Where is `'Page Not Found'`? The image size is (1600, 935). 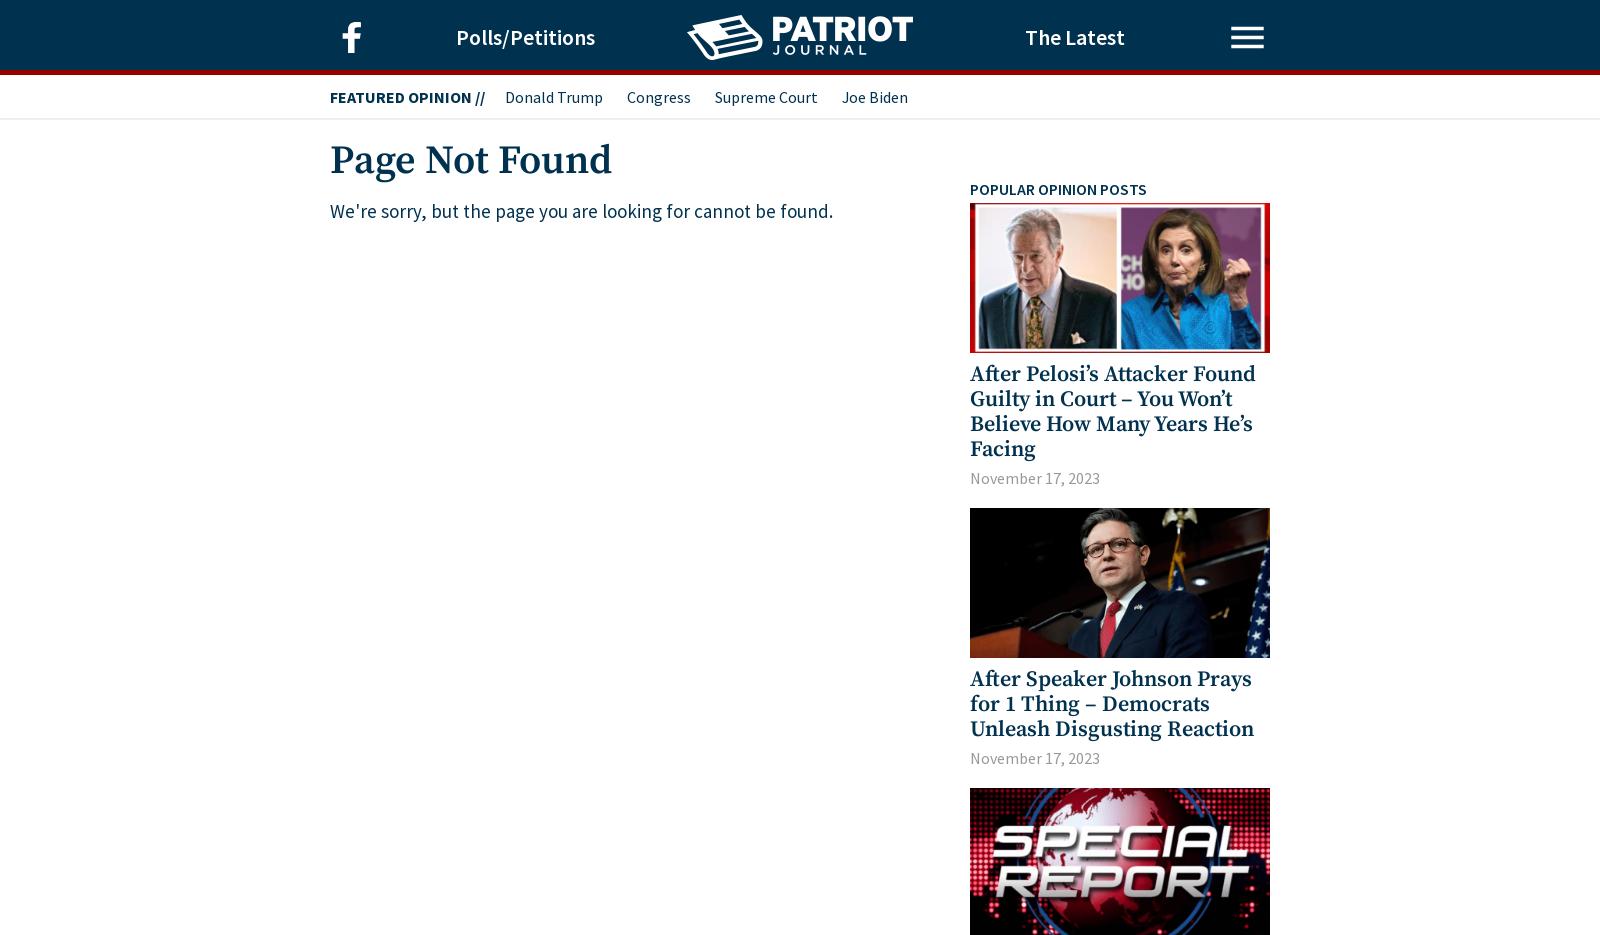
'Page Not Found' is located at coordinates (470, 161).